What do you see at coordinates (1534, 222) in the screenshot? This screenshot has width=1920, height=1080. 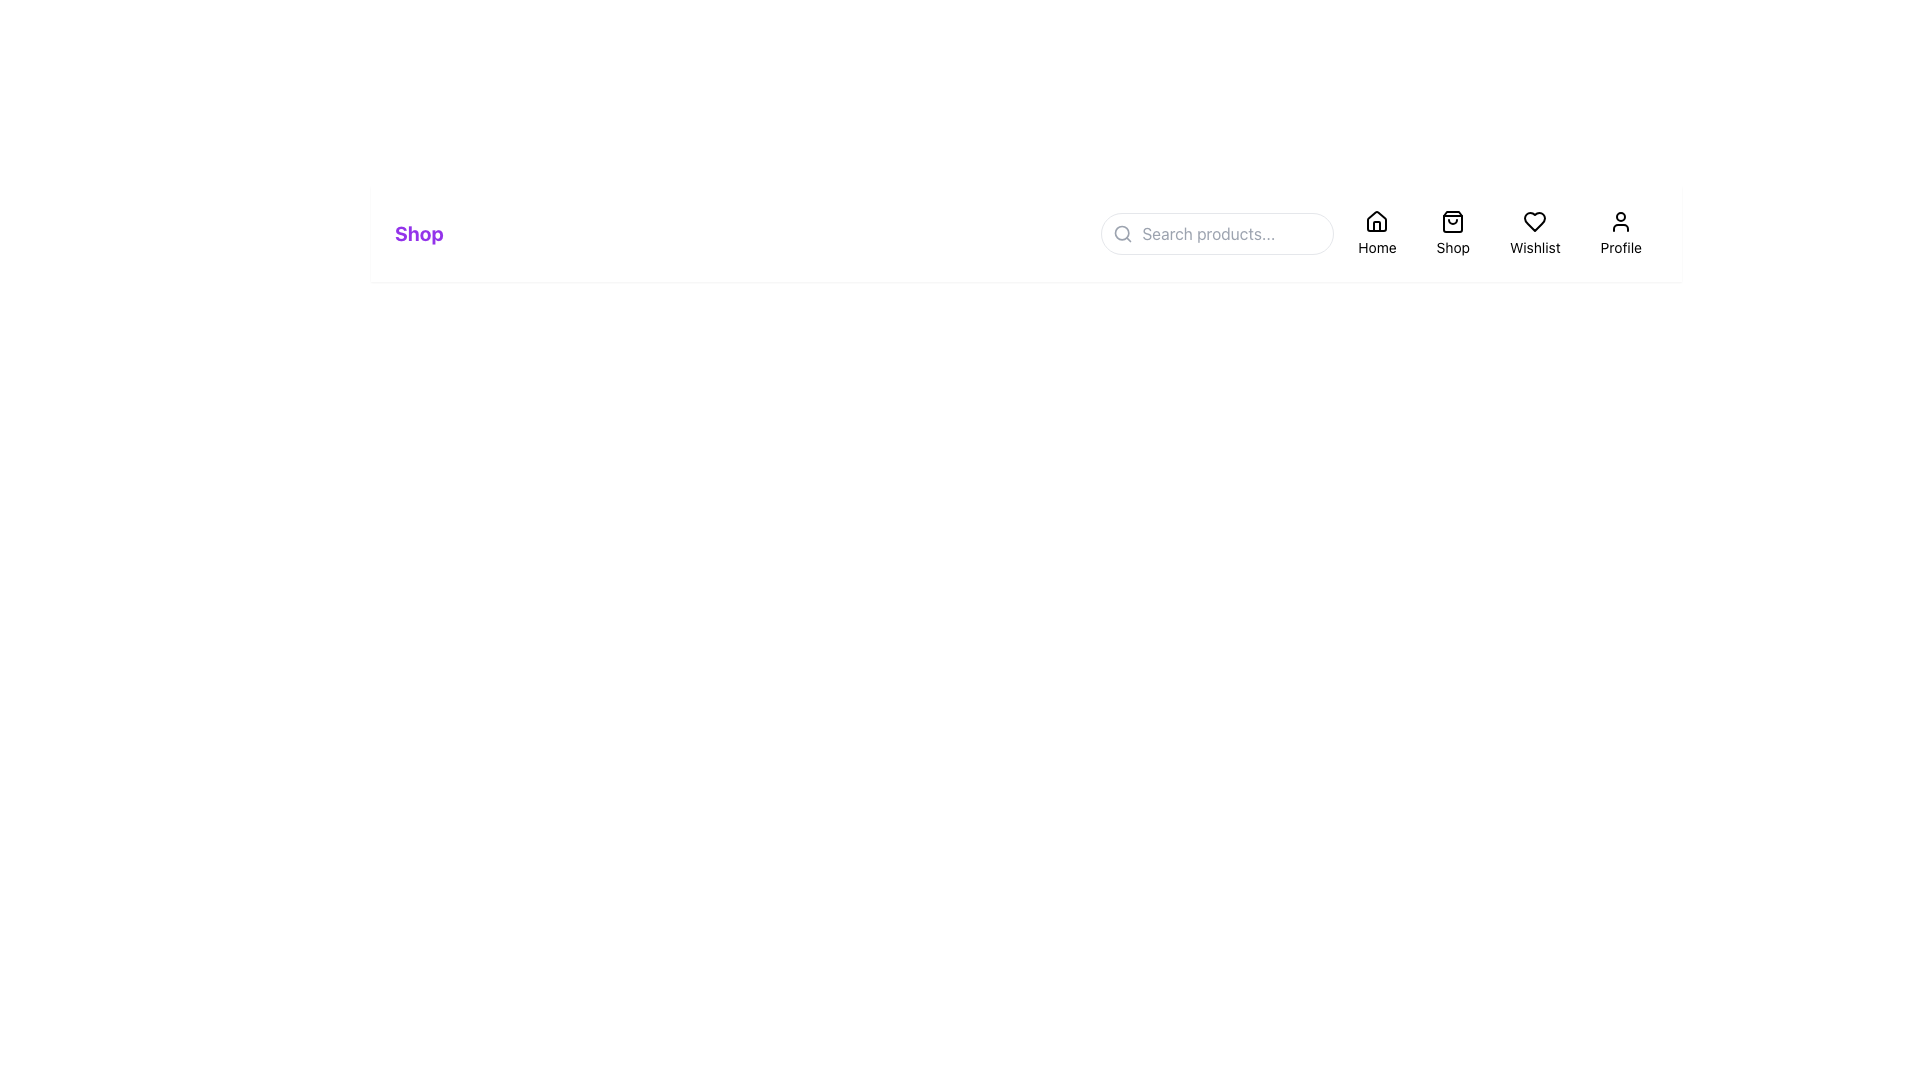 I see `the heart icon that represents the wishlist feature, located in the navigation bar between the 'Shop' and 'Profile' sections` at bounding box center [1534, 222].